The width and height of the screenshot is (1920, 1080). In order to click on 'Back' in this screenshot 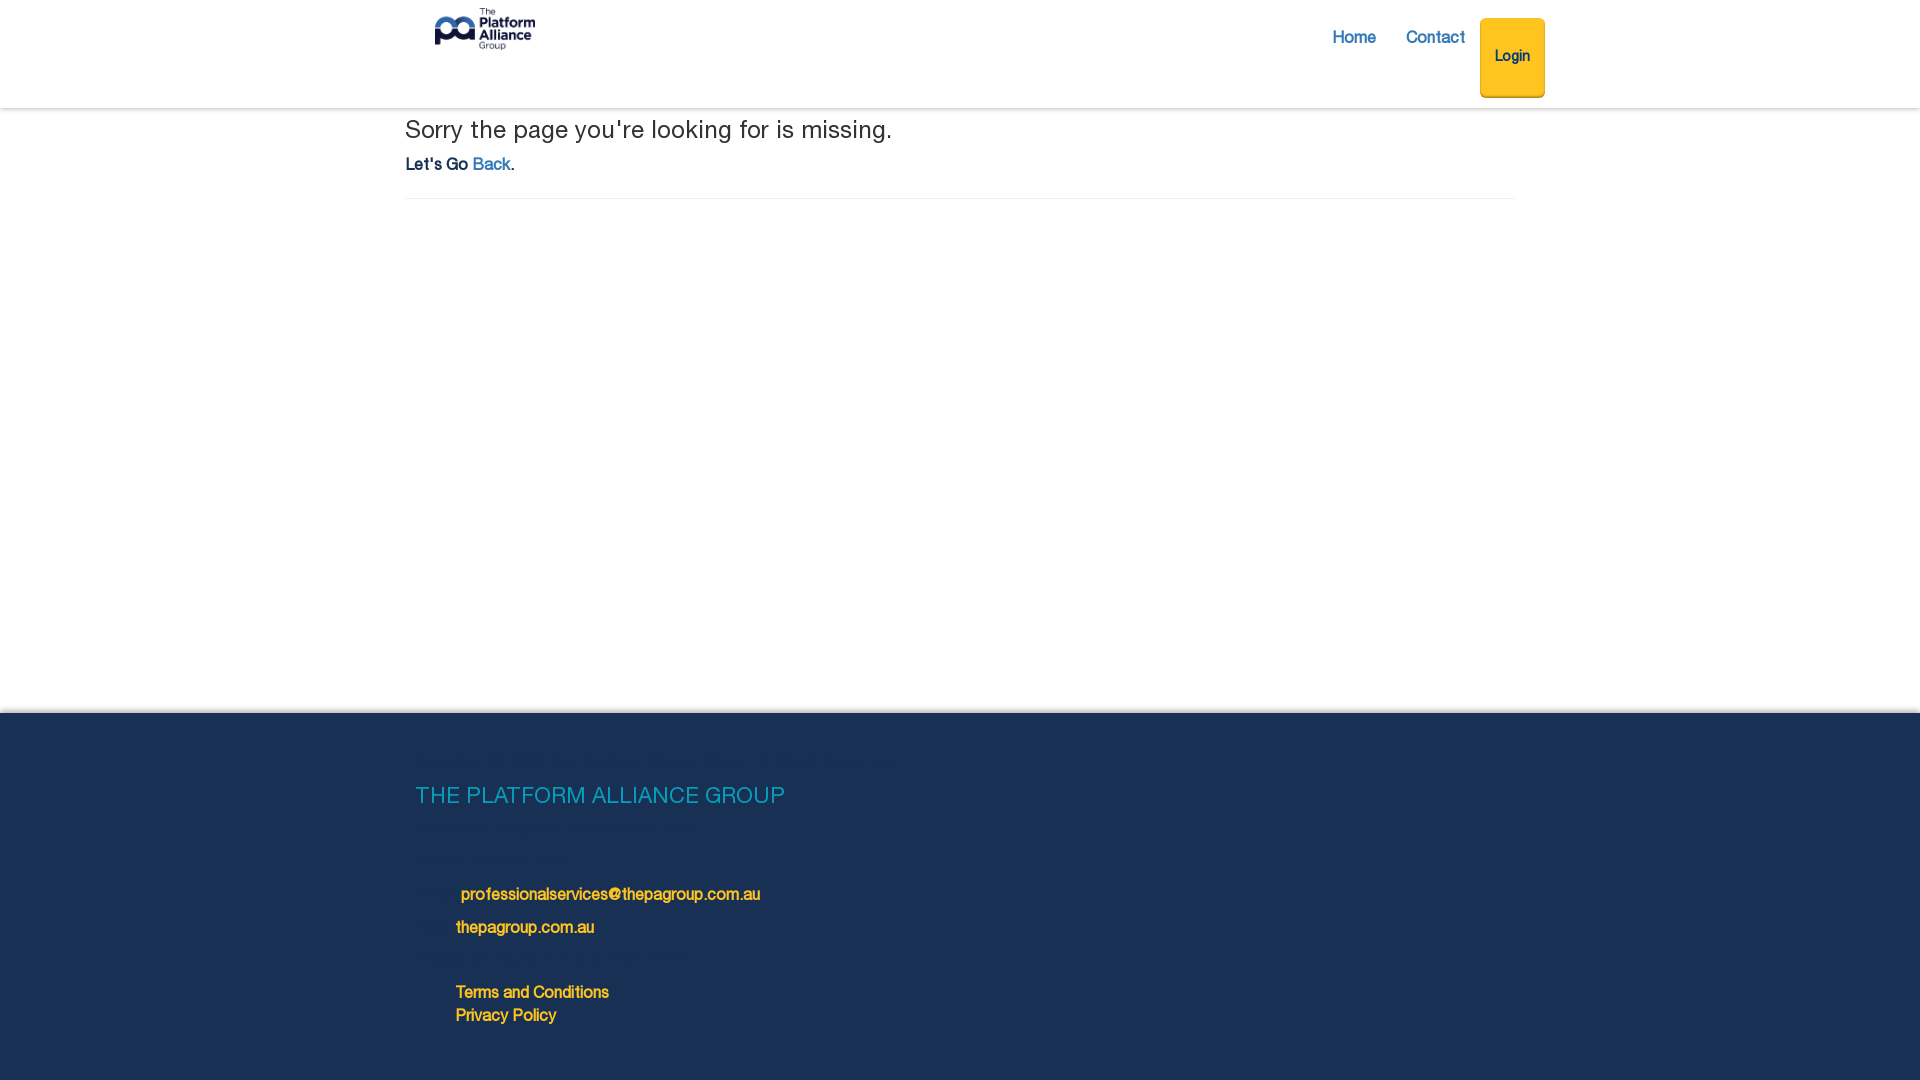, I will do `click(470, 165)`.